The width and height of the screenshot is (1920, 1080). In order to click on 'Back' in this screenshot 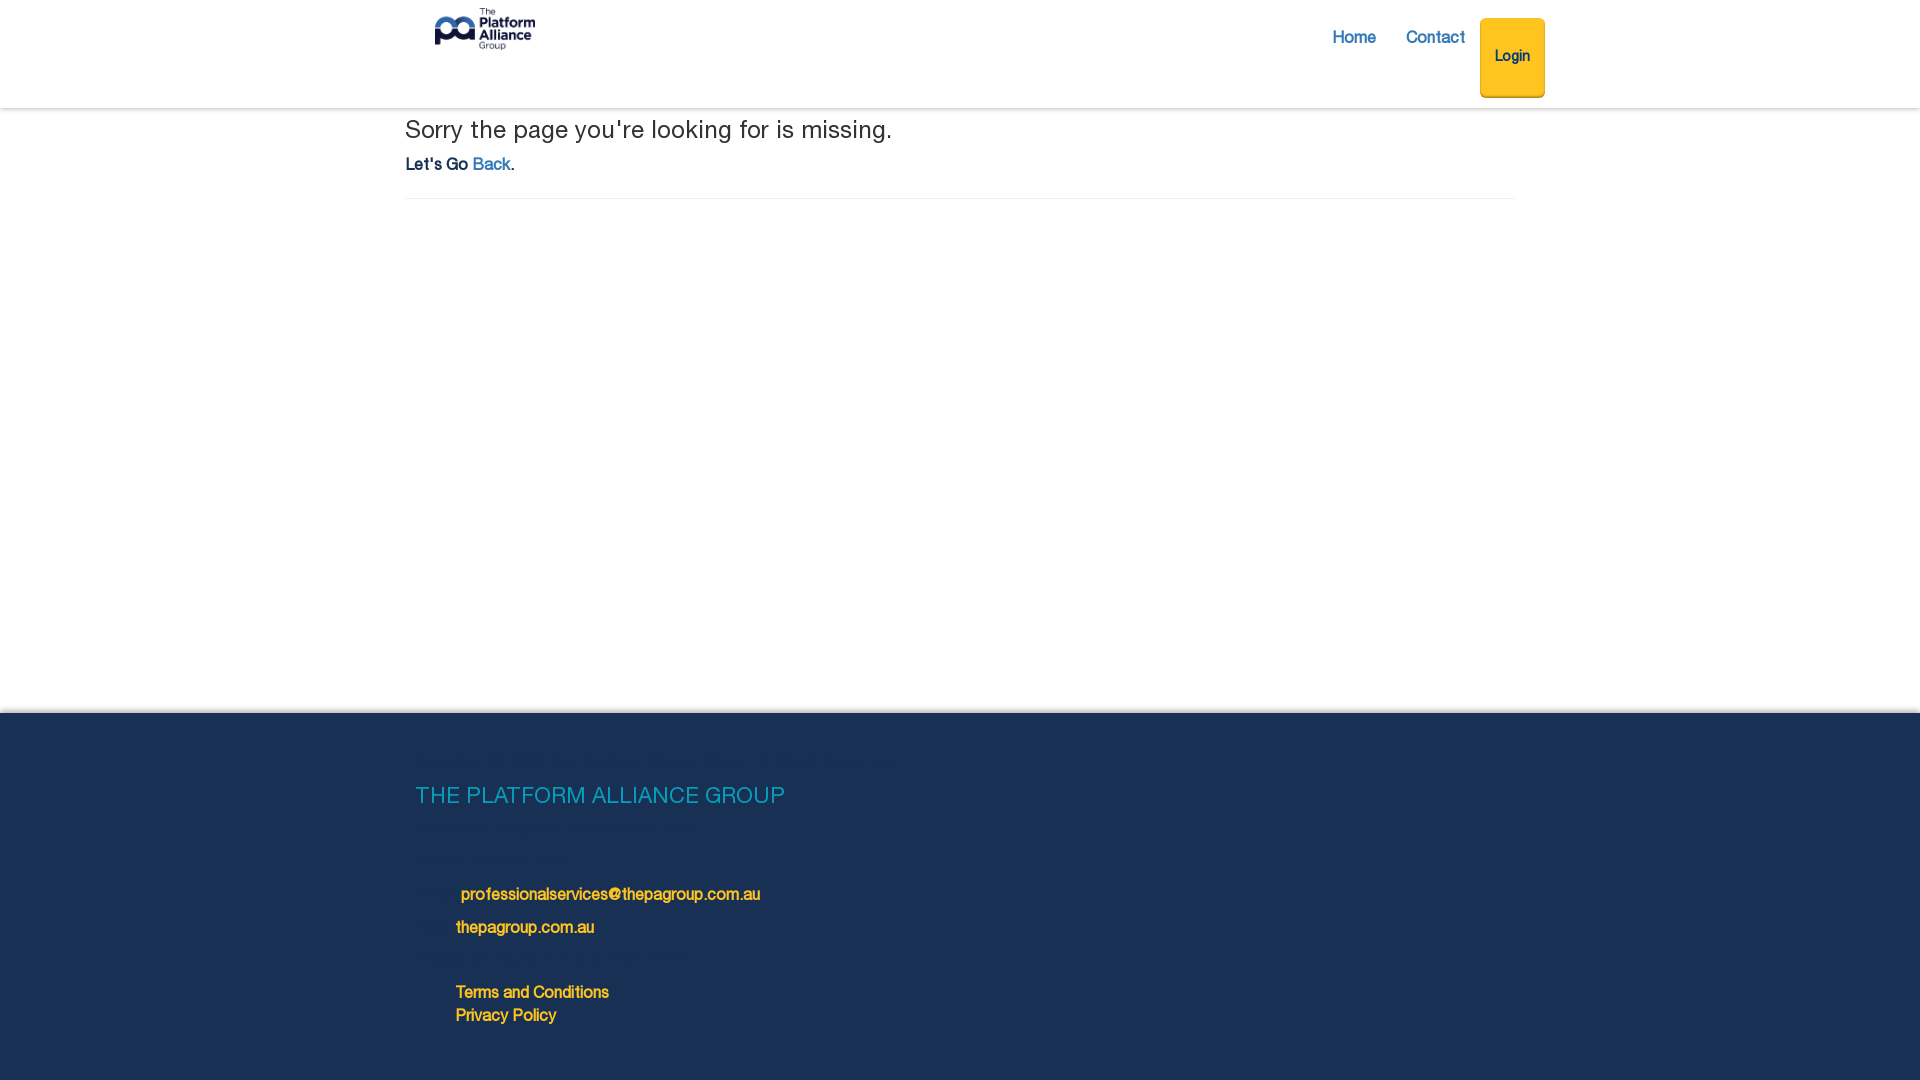, I will do `click(470, 165)`.